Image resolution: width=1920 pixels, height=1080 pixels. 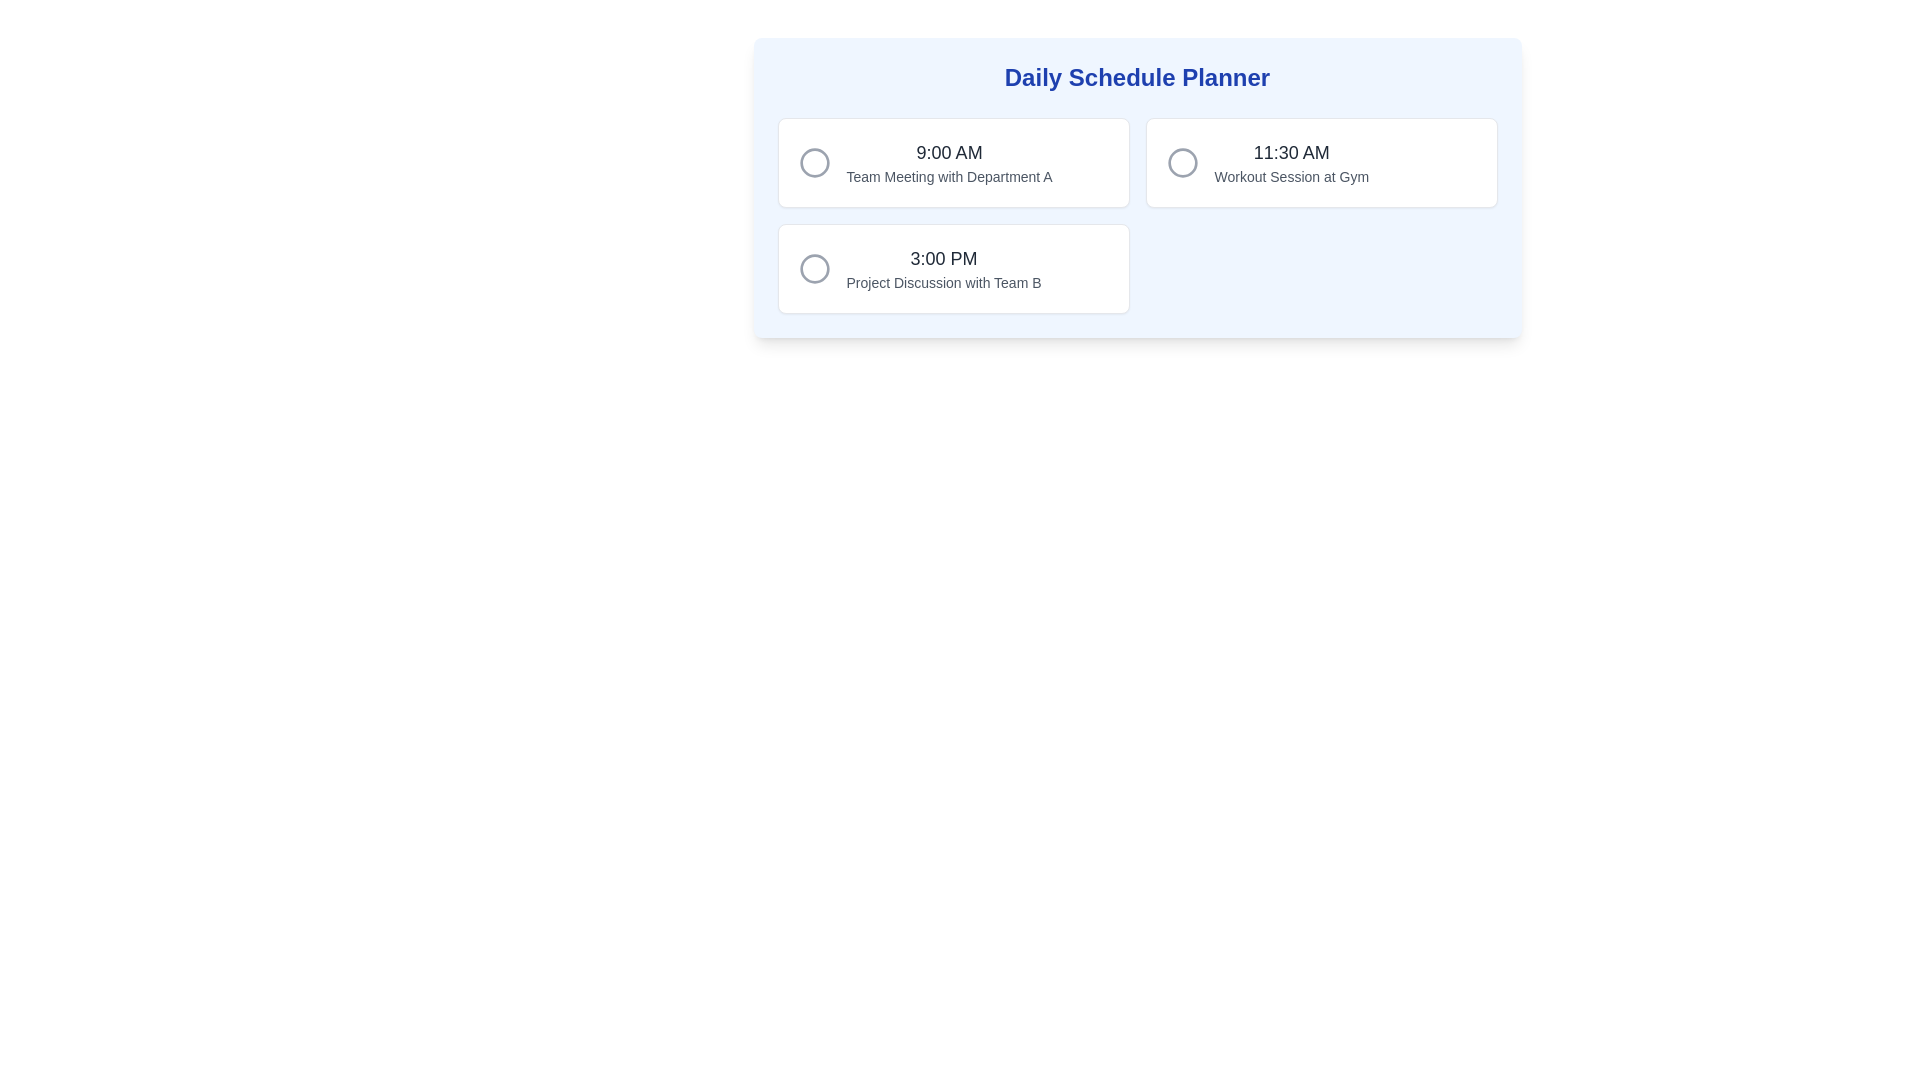 What do you see at coordinates (1291, 152) in the screenshot?
I see `the text label displaying '11:30 AM' in bold, dark gray font located at the top-right side of the daily schedule planner interface` at bounding box center [1291, 152].